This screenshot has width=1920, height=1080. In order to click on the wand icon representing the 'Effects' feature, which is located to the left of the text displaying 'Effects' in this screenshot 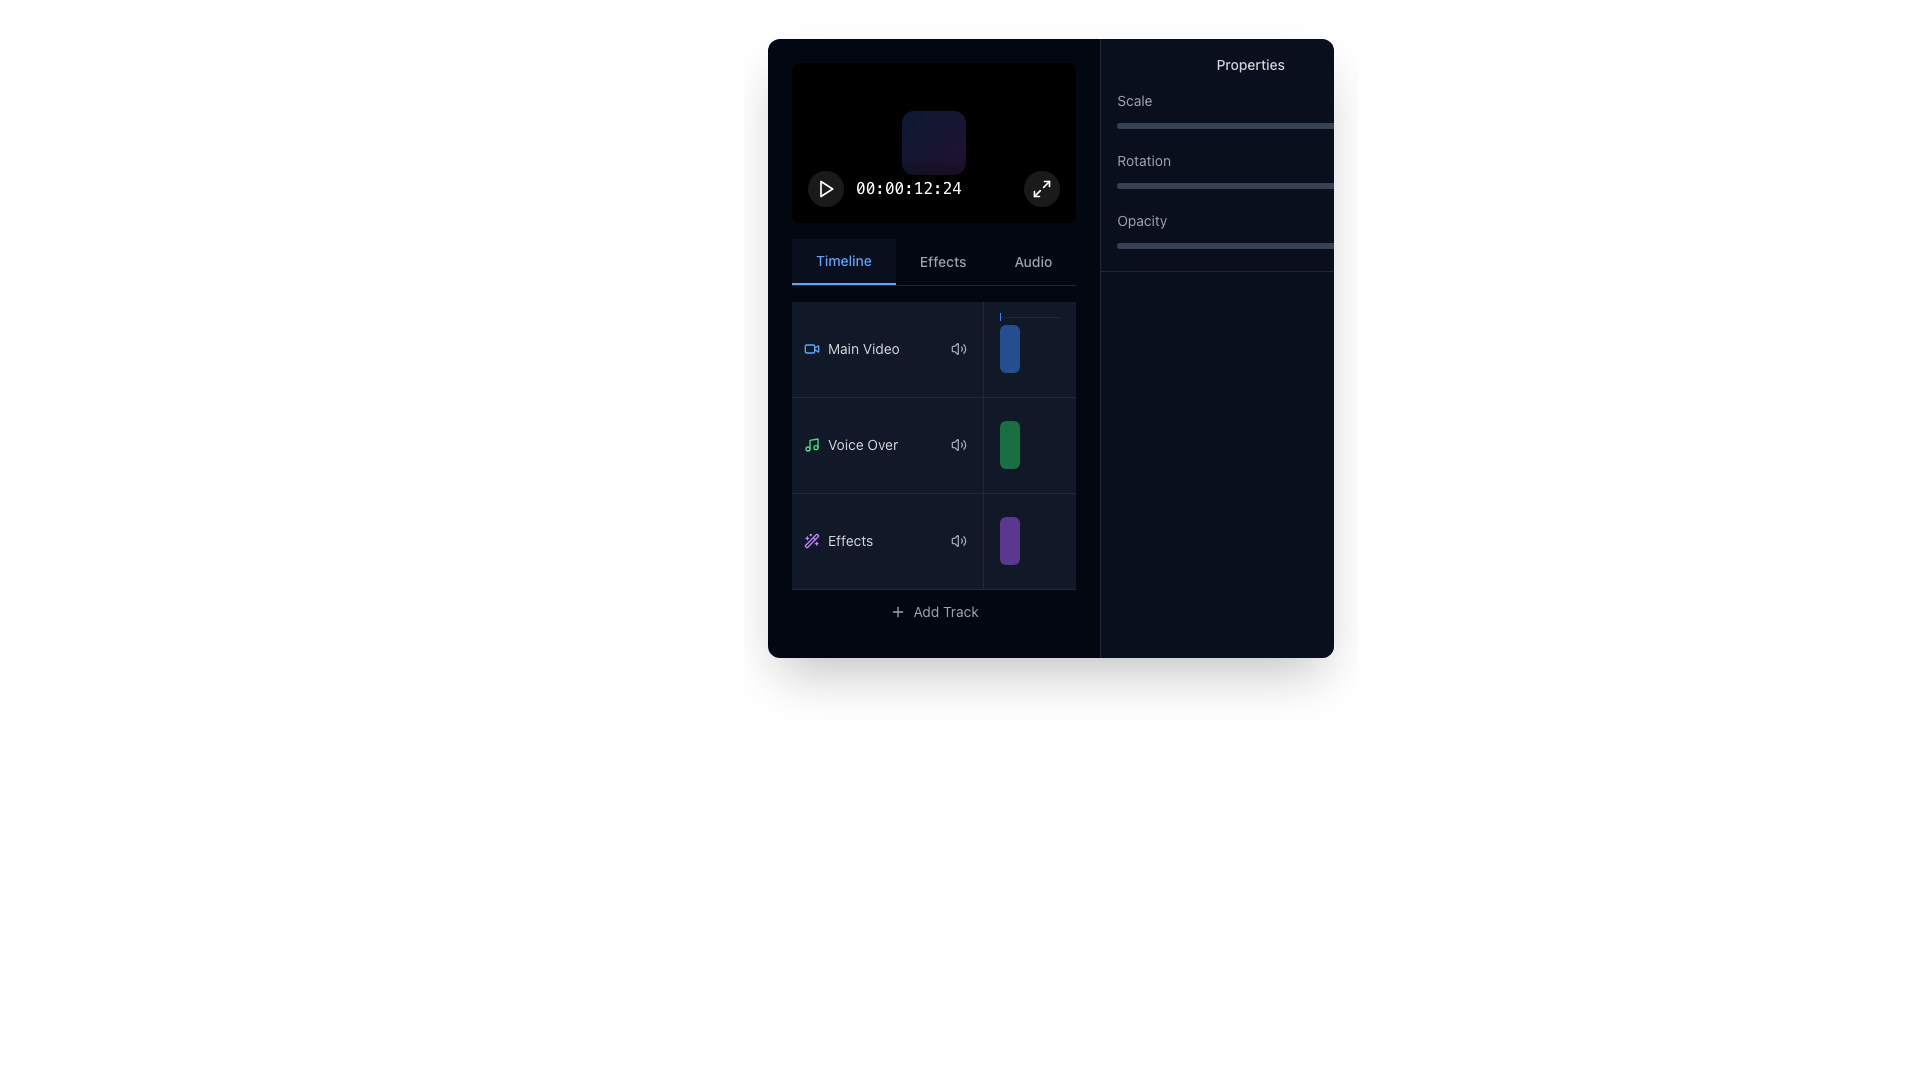, I will do `click(811, 540)`.